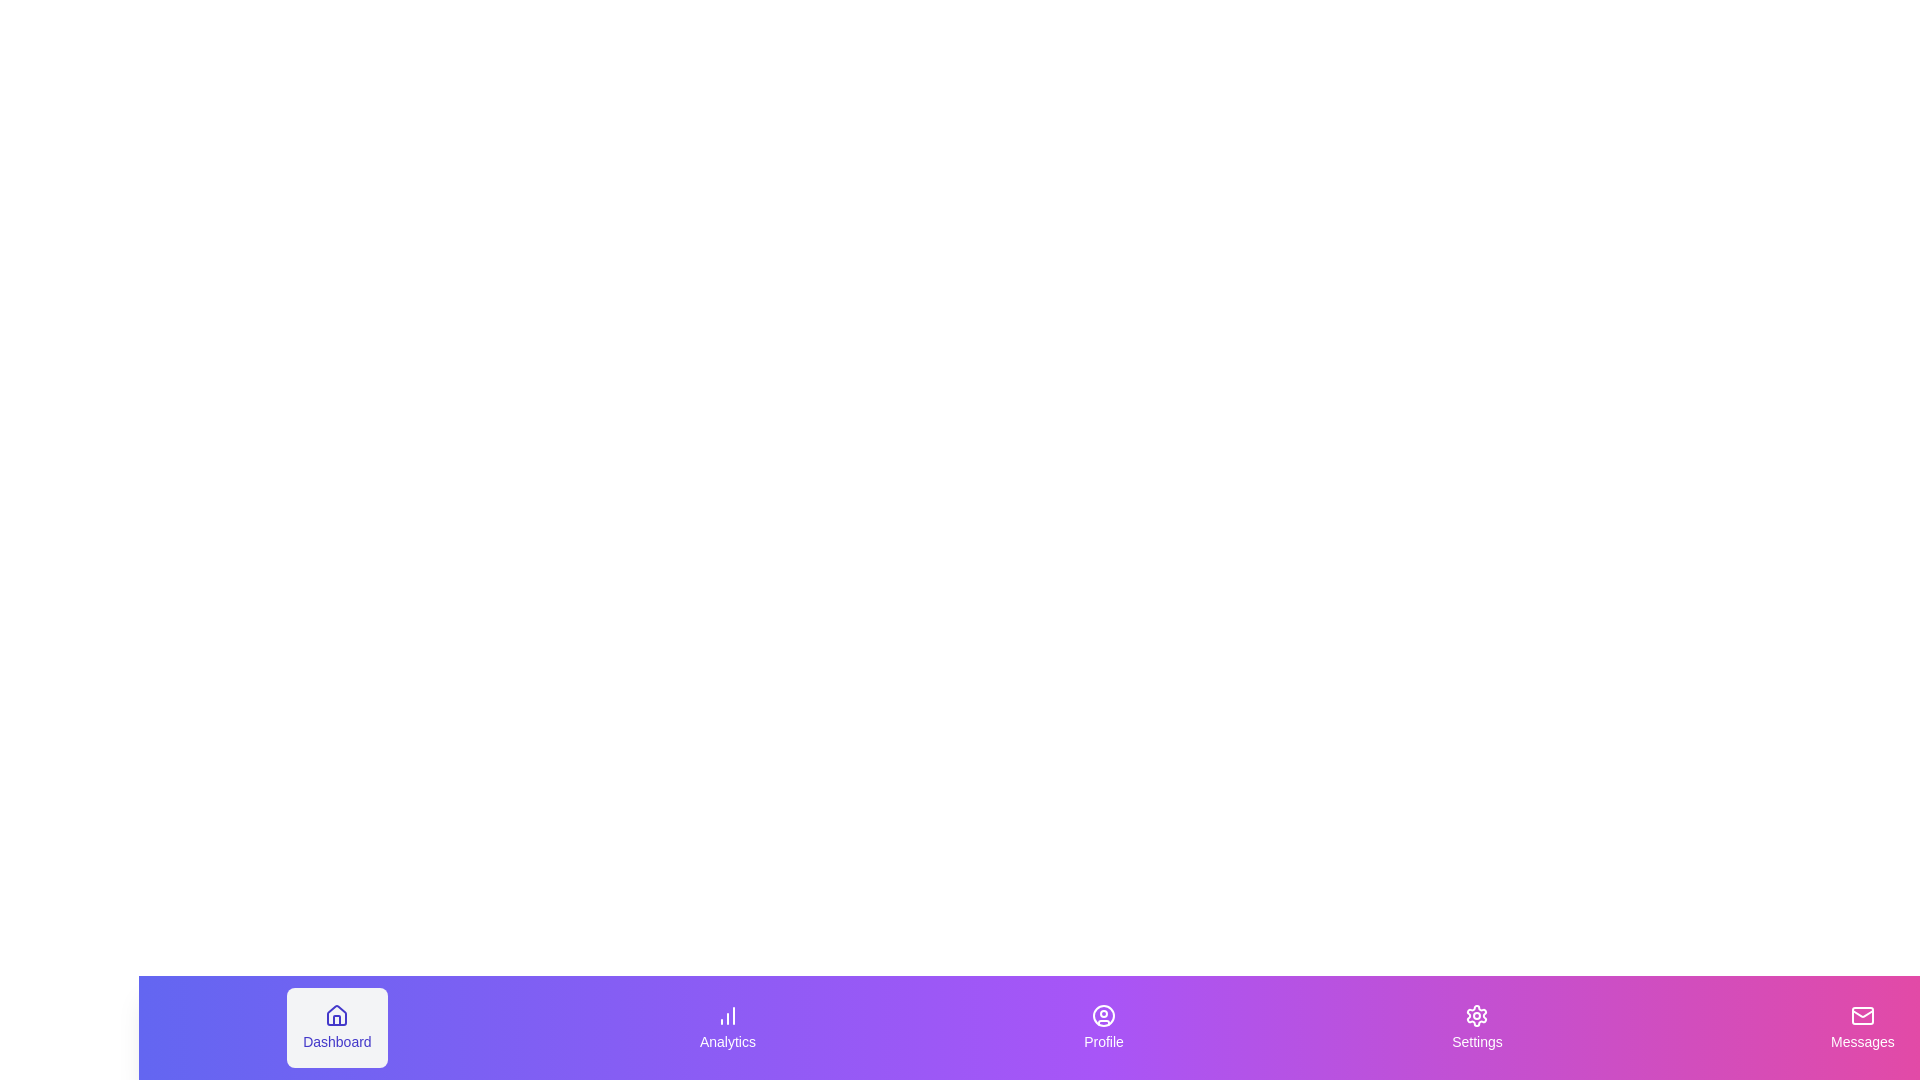 The width and height of the screenshot is (1920, 1080). I want to click on the Settings tab to activate it, so click(1477, 1028).